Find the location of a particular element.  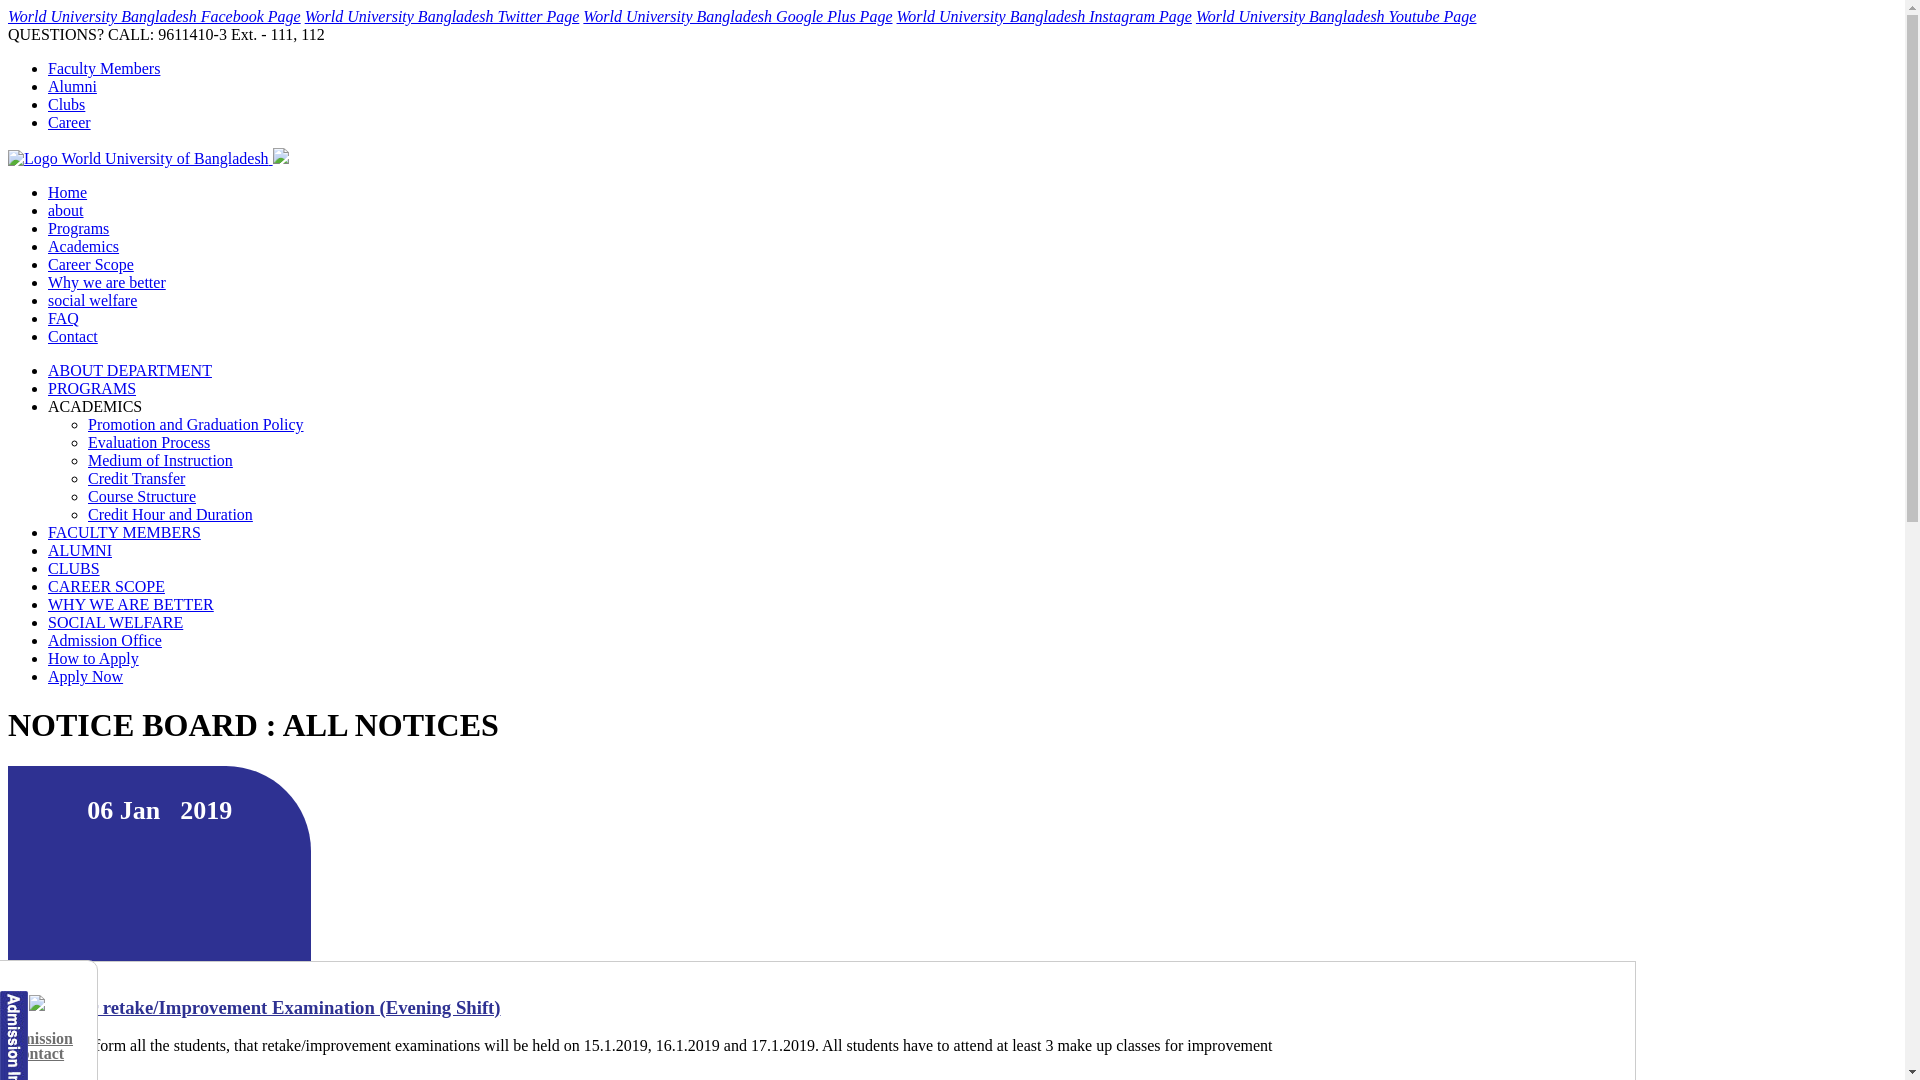

'PROGRAMS' is located at coordinates (90, 388).